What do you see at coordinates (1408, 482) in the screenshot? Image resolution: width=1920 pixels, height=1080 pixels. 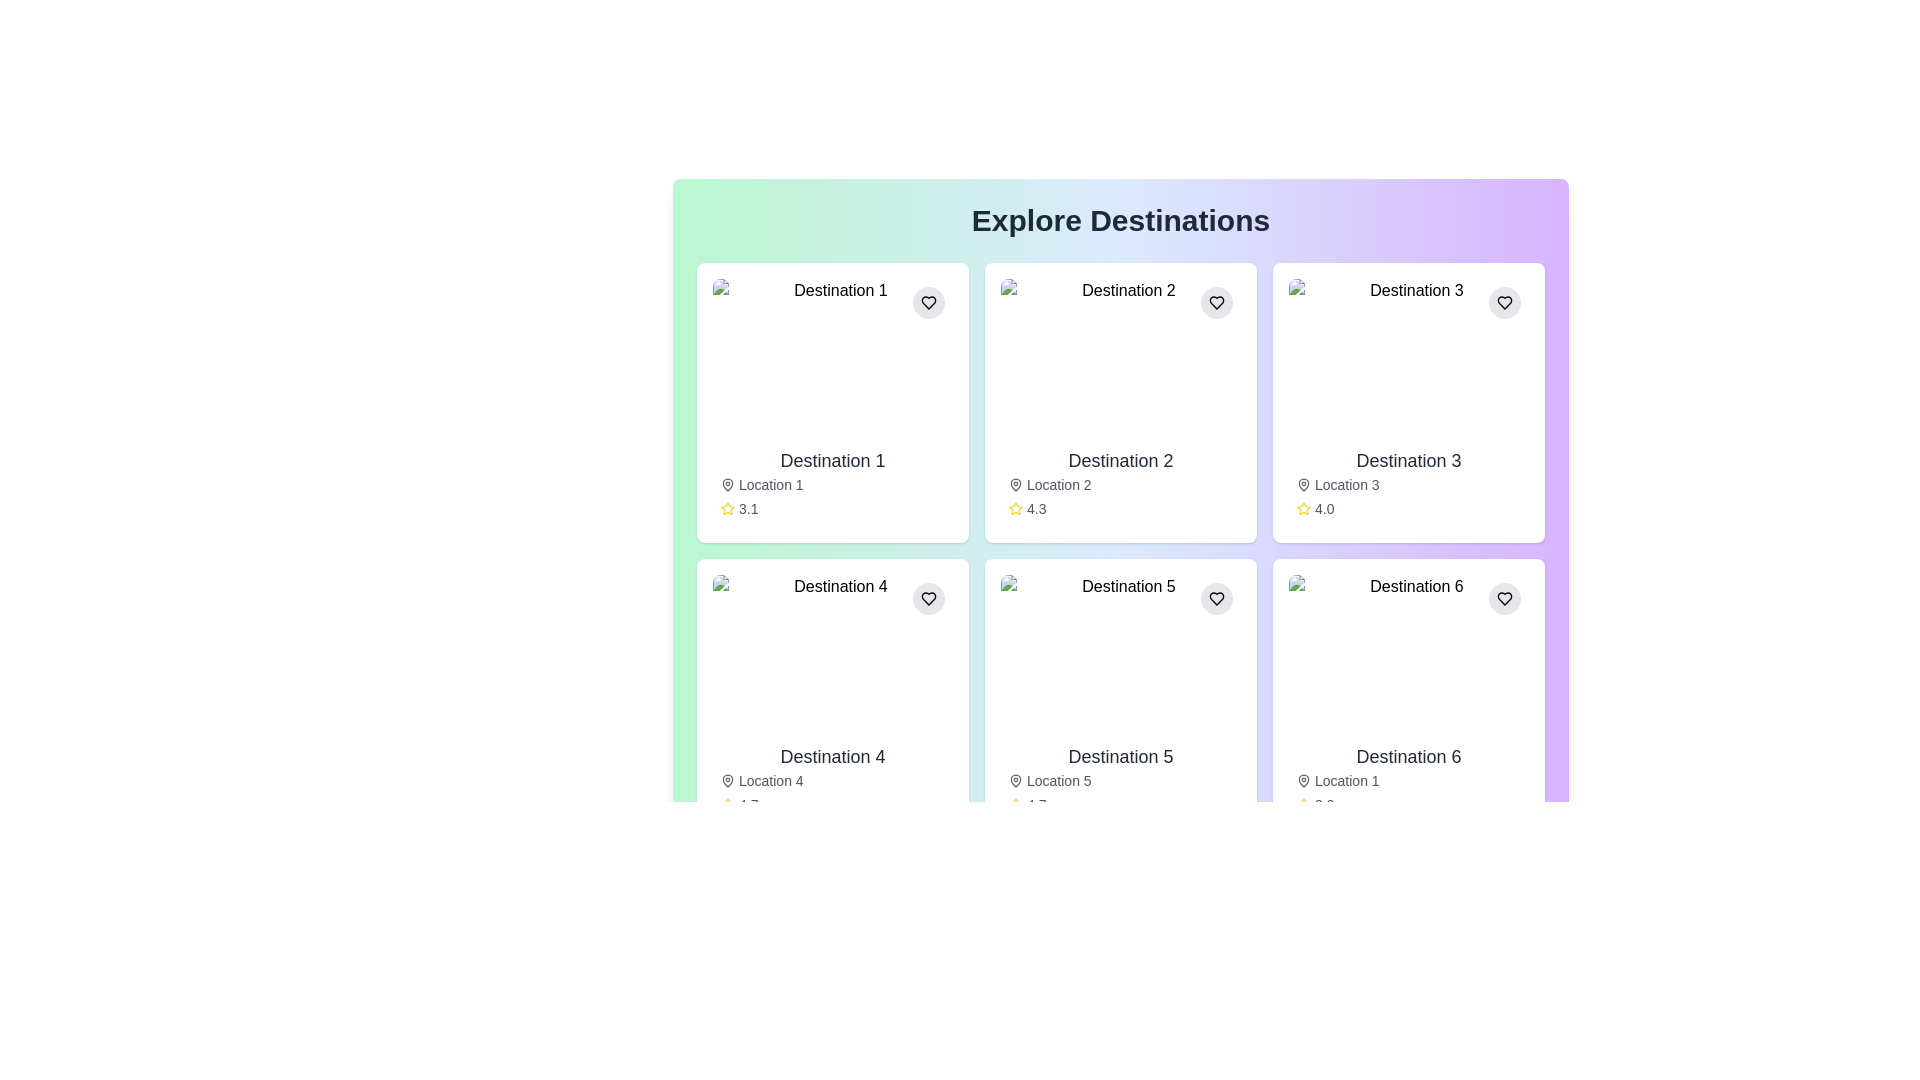 I see `the informational display component showing 'Destination 3' for more details` at bounding box center [1408, 482].